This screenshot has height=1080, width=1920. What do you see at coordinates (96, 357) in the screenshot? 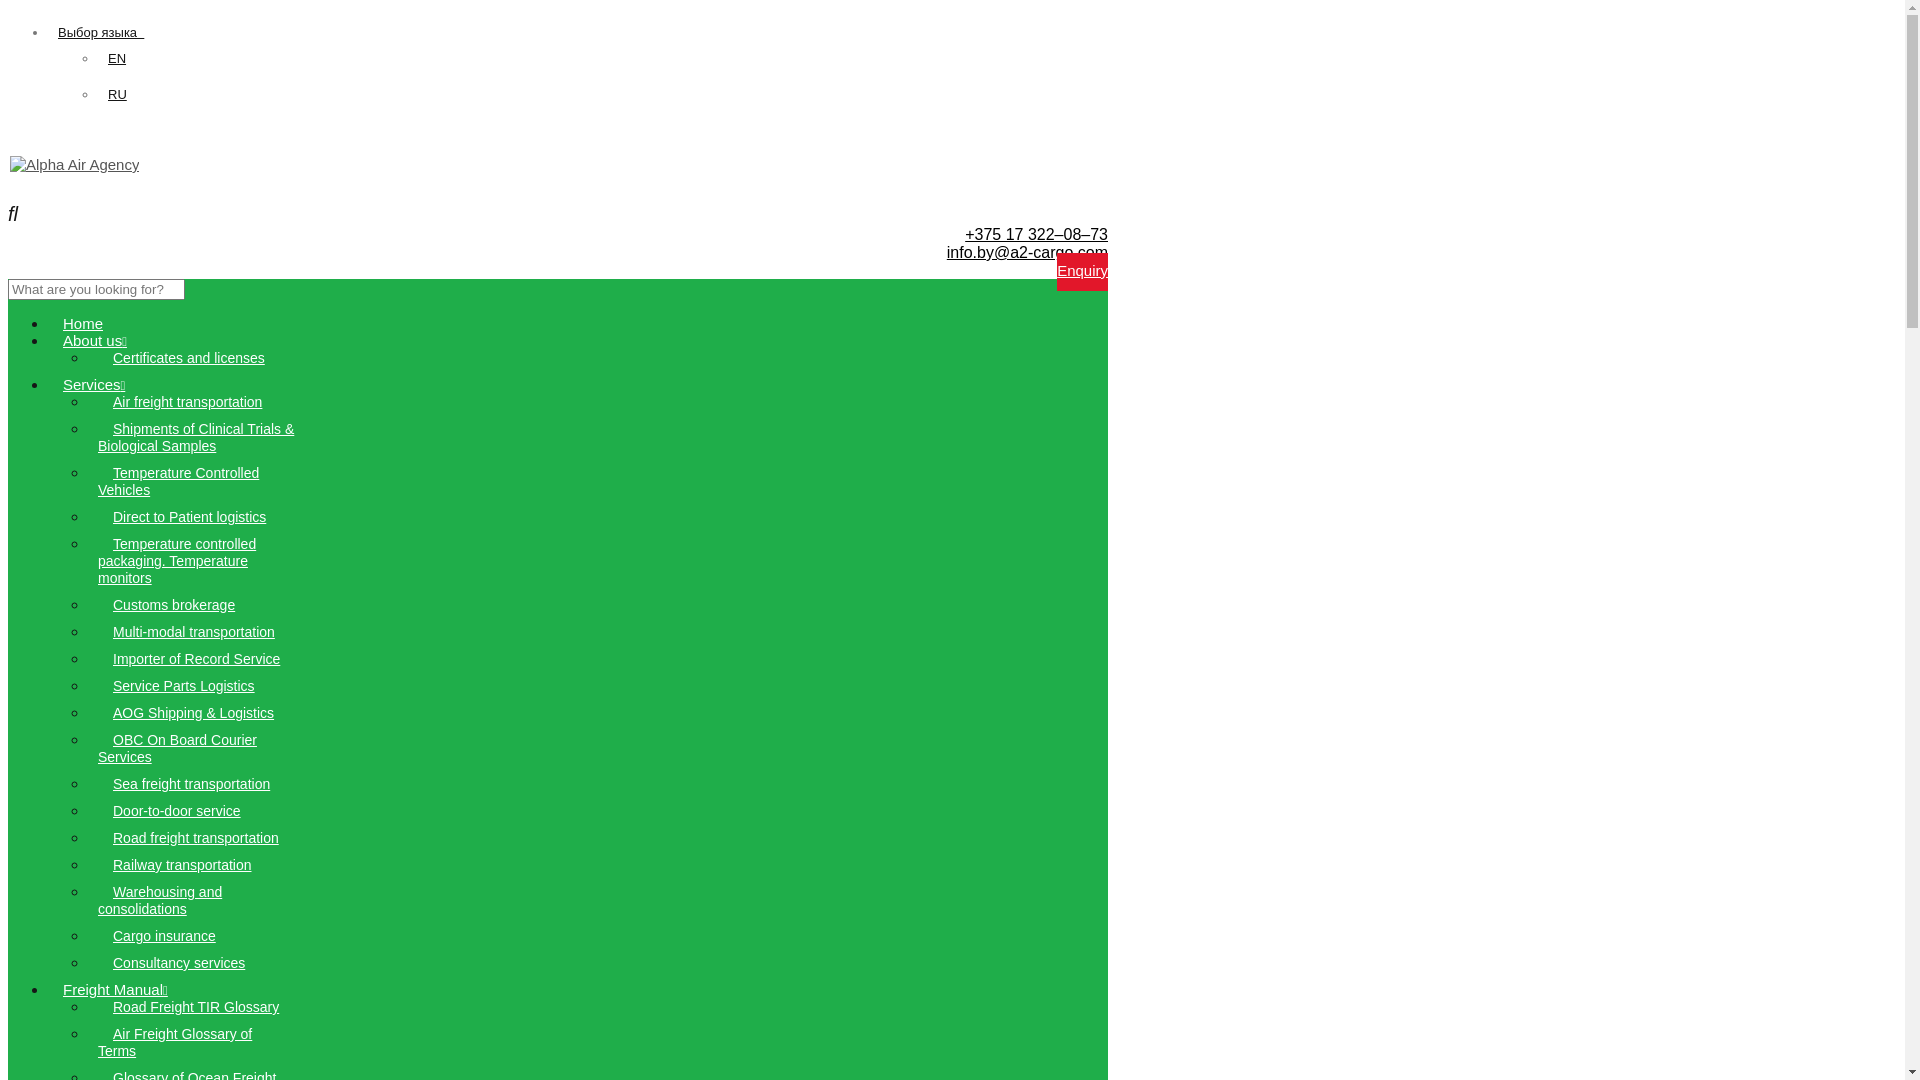
I see `'Certificates and licenses'` at bounding box center [96, 357].